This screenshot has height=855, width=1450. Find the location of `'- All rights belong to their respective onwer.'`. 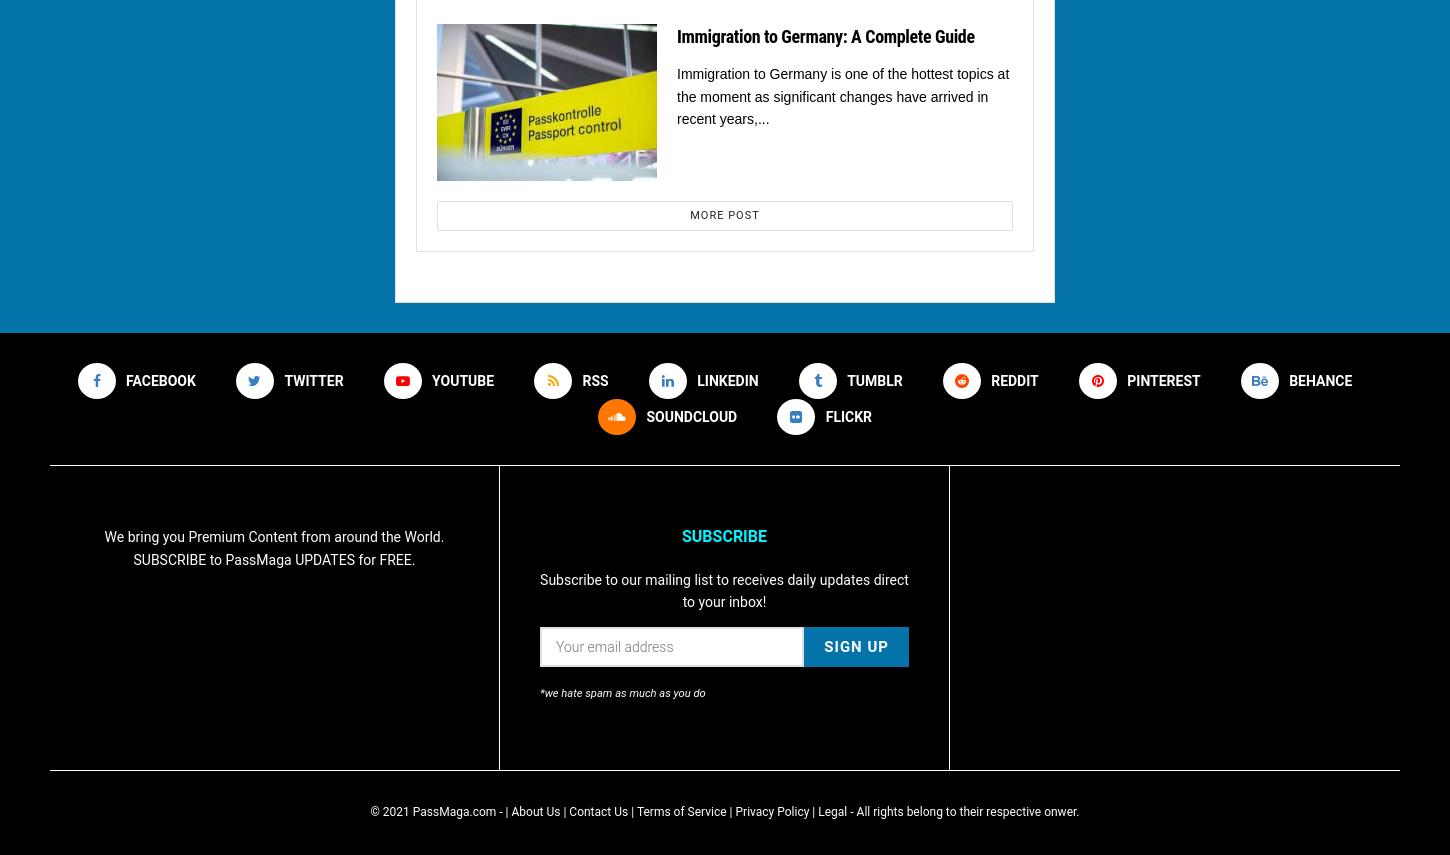

'- All rights belong to their respective onwer.' is located at coordinates (961, 810).